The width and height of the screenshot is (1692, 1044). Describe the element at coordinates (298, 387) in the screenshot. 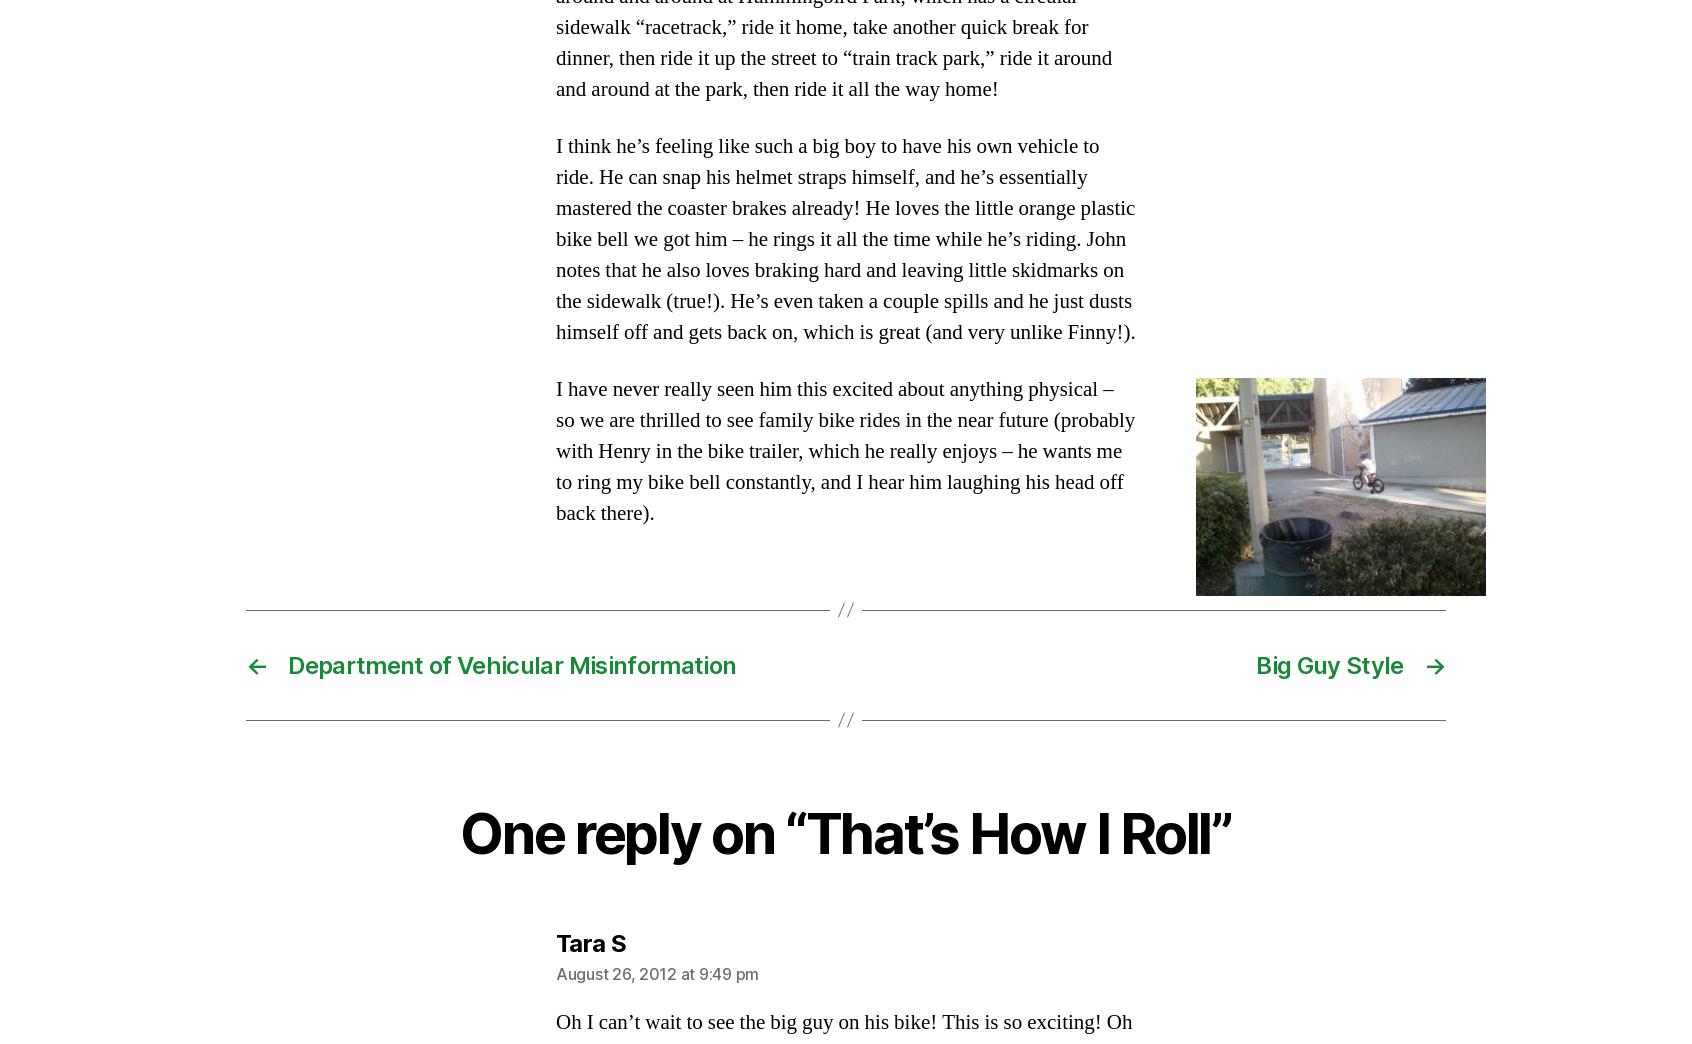

I see `'April 2009'` at that location.